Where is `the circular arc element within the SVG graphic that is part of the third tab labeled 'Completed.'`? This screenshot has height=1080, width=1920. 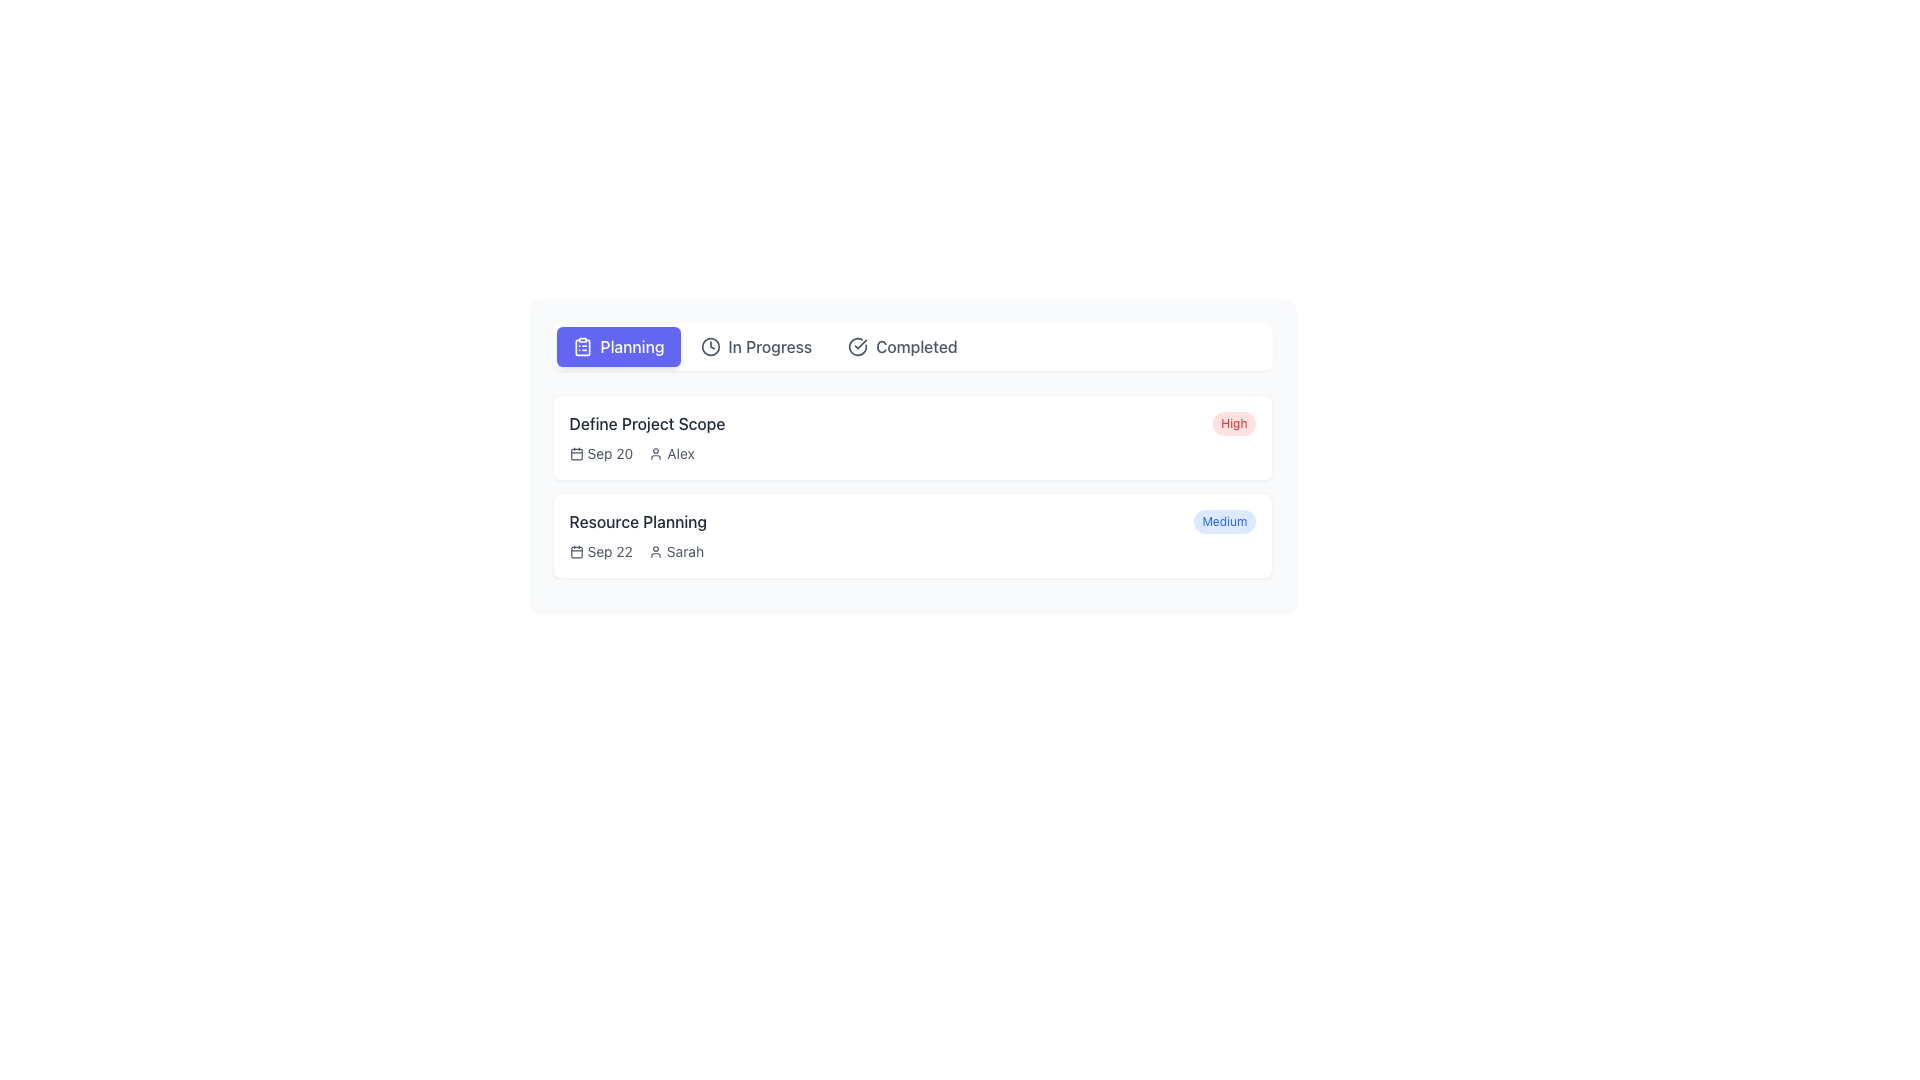
the circular arc element within the SVG graphic that is part of the third tab labeled 'Completed.' is located at coordinates (858, 346).